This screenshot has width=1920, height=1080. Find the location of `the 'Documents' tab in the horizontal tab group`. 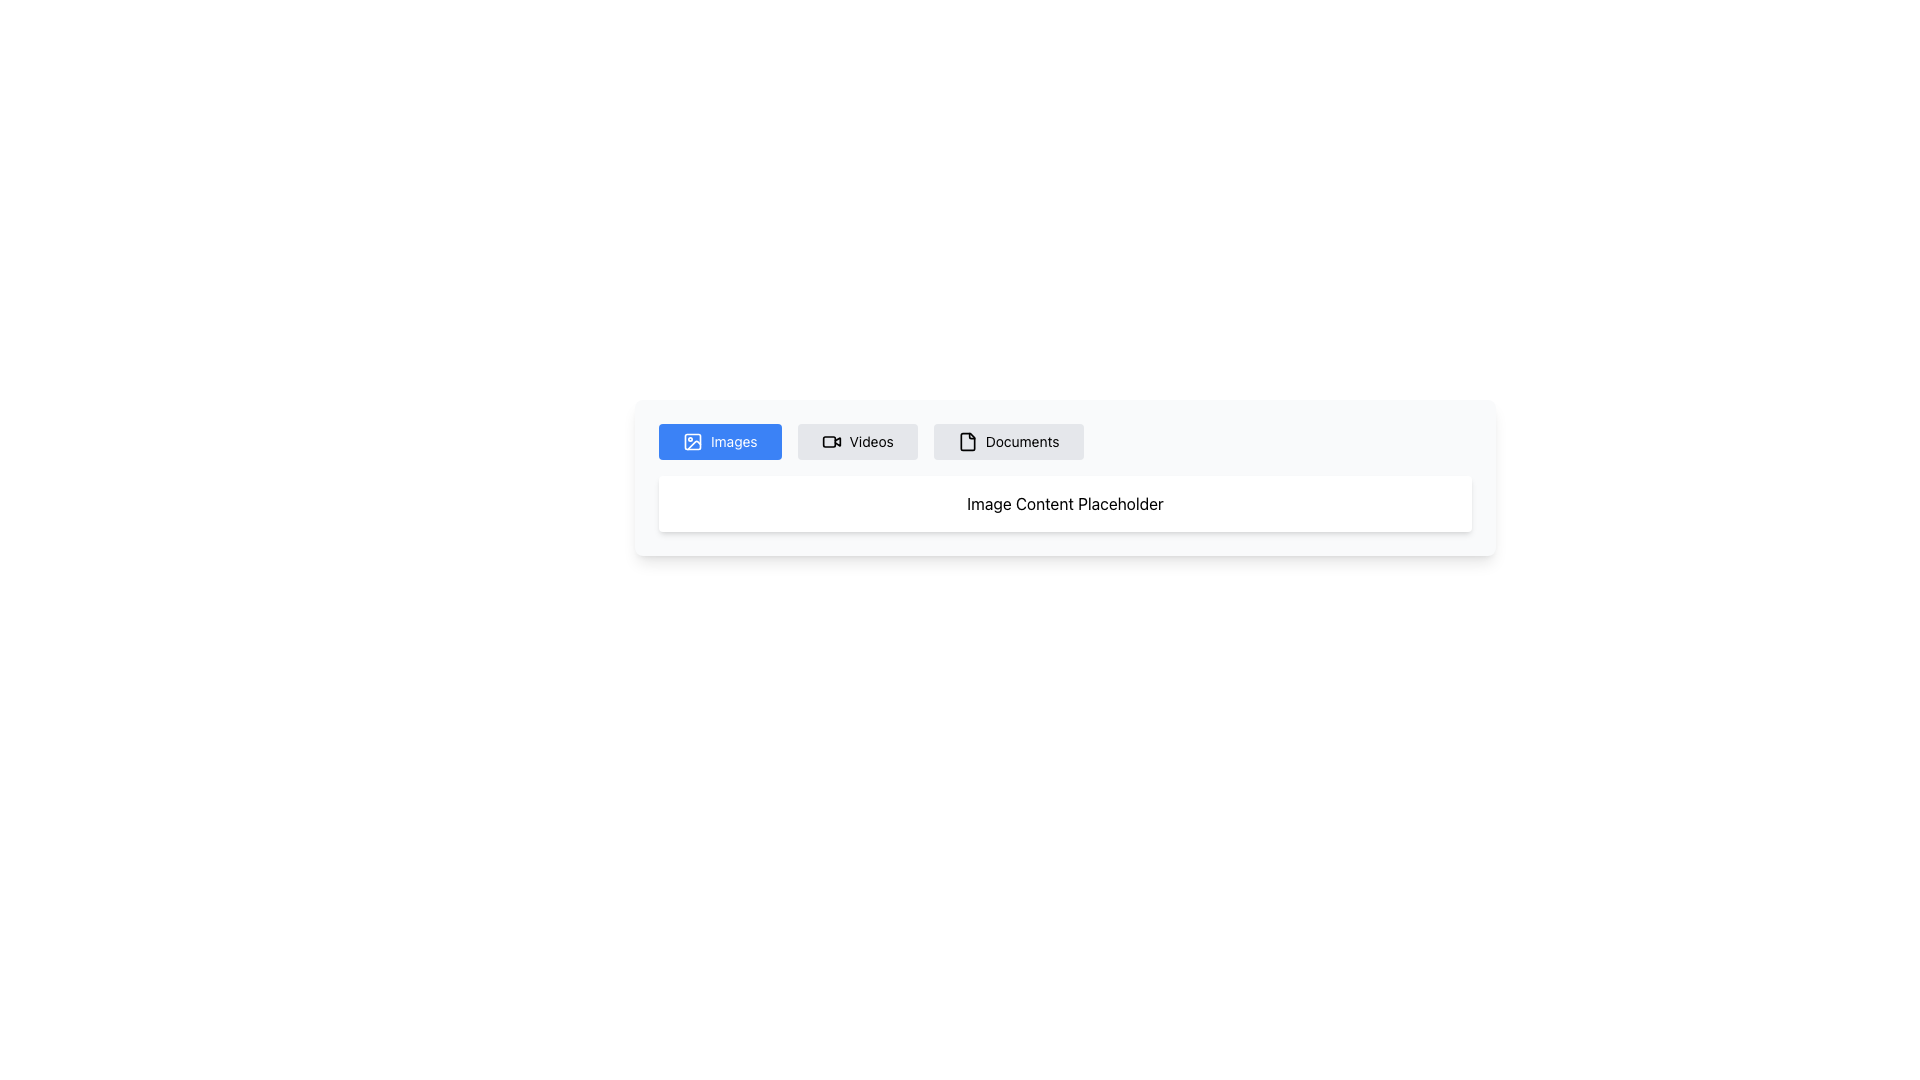

the 'Documents' tab in the horizontal tab group is located at coordinates (1064, 441).